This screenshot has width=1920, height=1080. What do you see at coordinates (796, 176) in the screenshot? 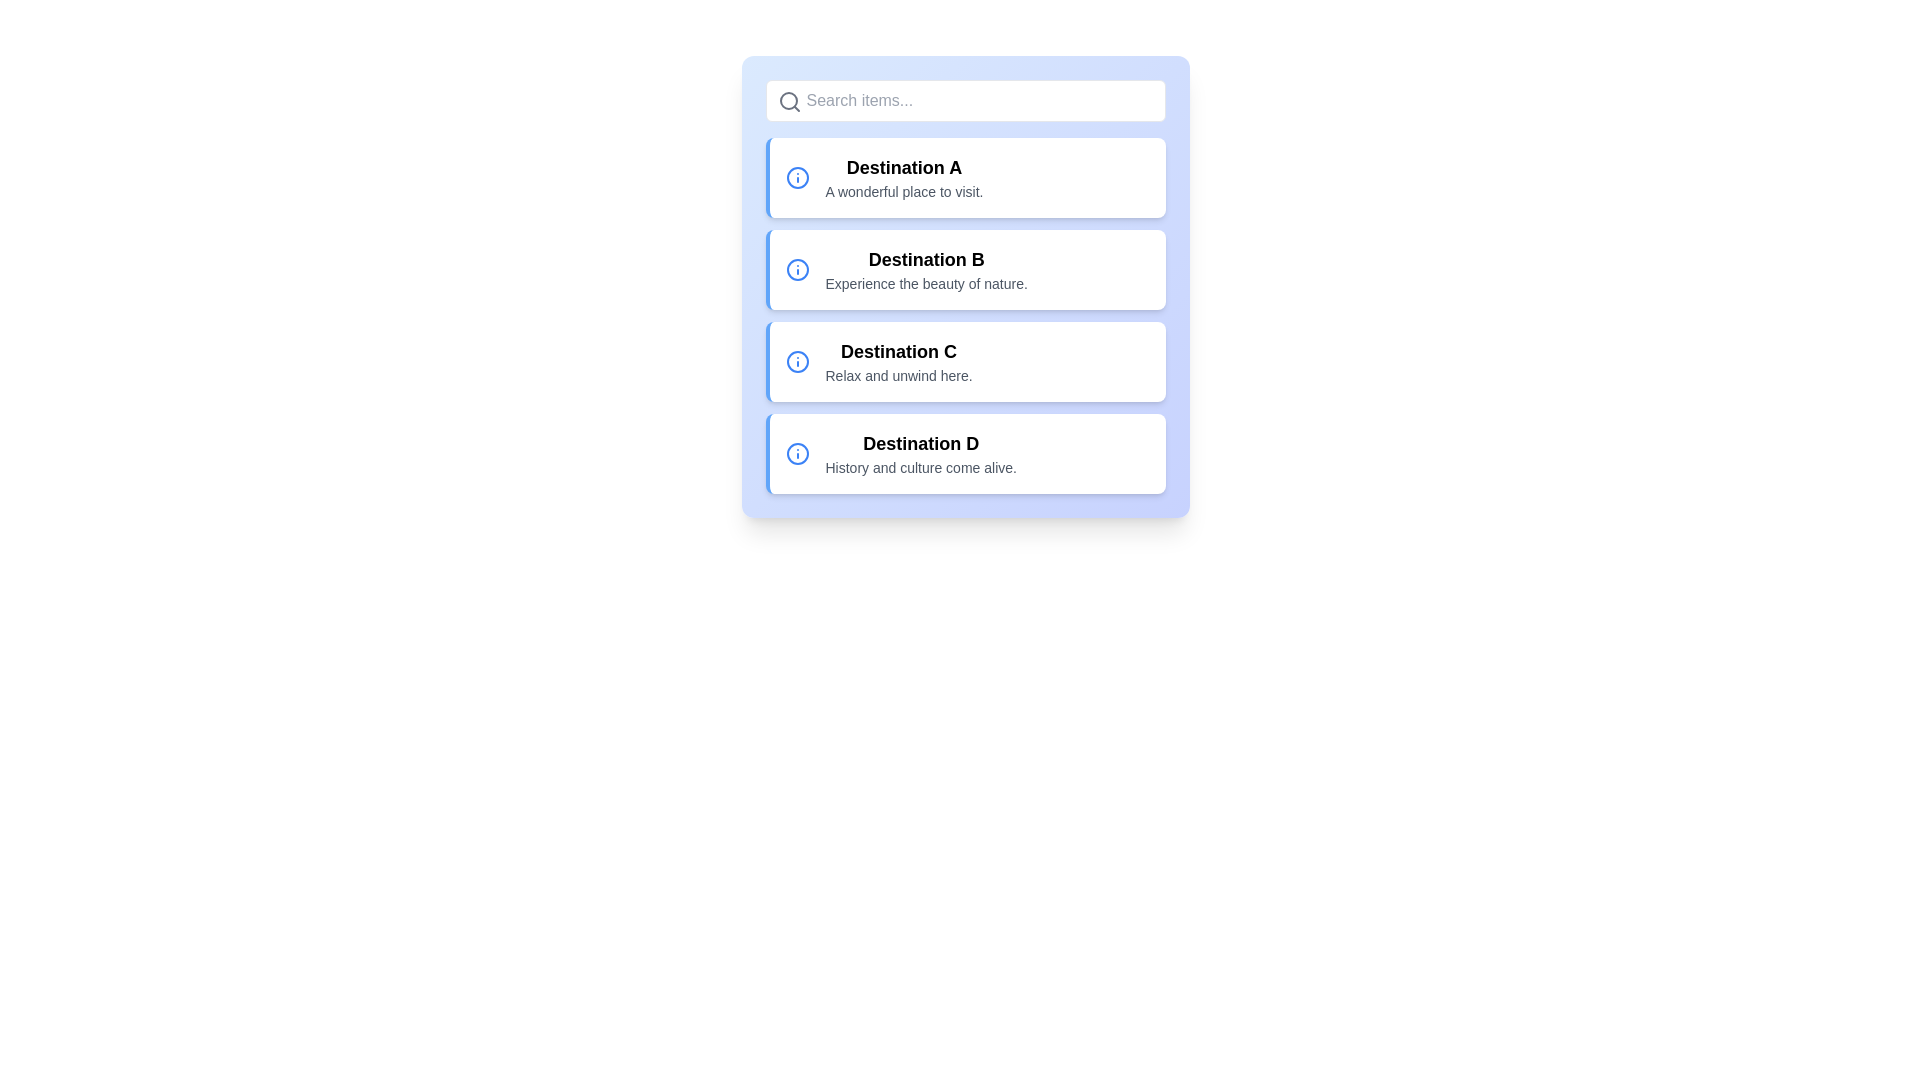
I see `the circular information icon with a blue outline located on the left of the 'Destination A' section, before the title and description` at bounding box center [796, 176].